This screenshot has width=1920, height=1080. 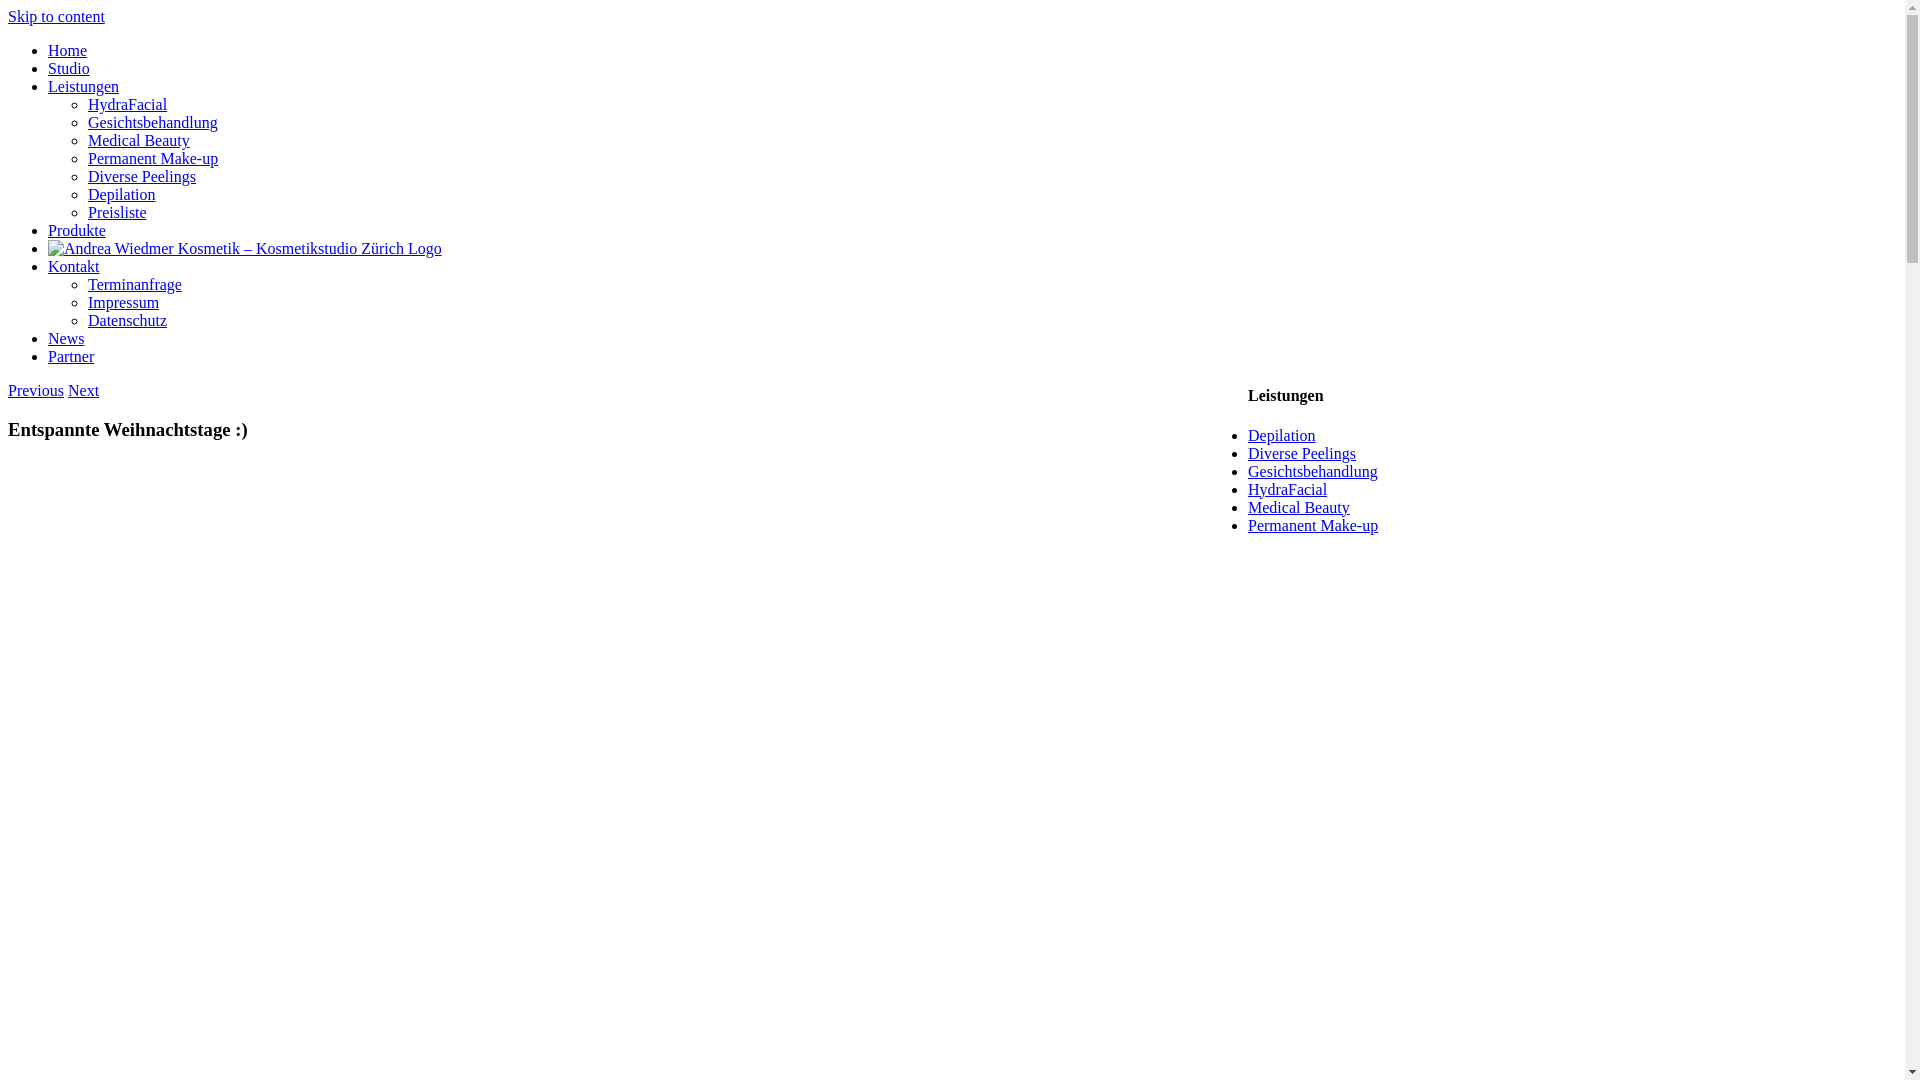 What do you see at coordinates (48, 85) in the screenshot?
I see `'Leistungen'` at bounding box center [48, 85].